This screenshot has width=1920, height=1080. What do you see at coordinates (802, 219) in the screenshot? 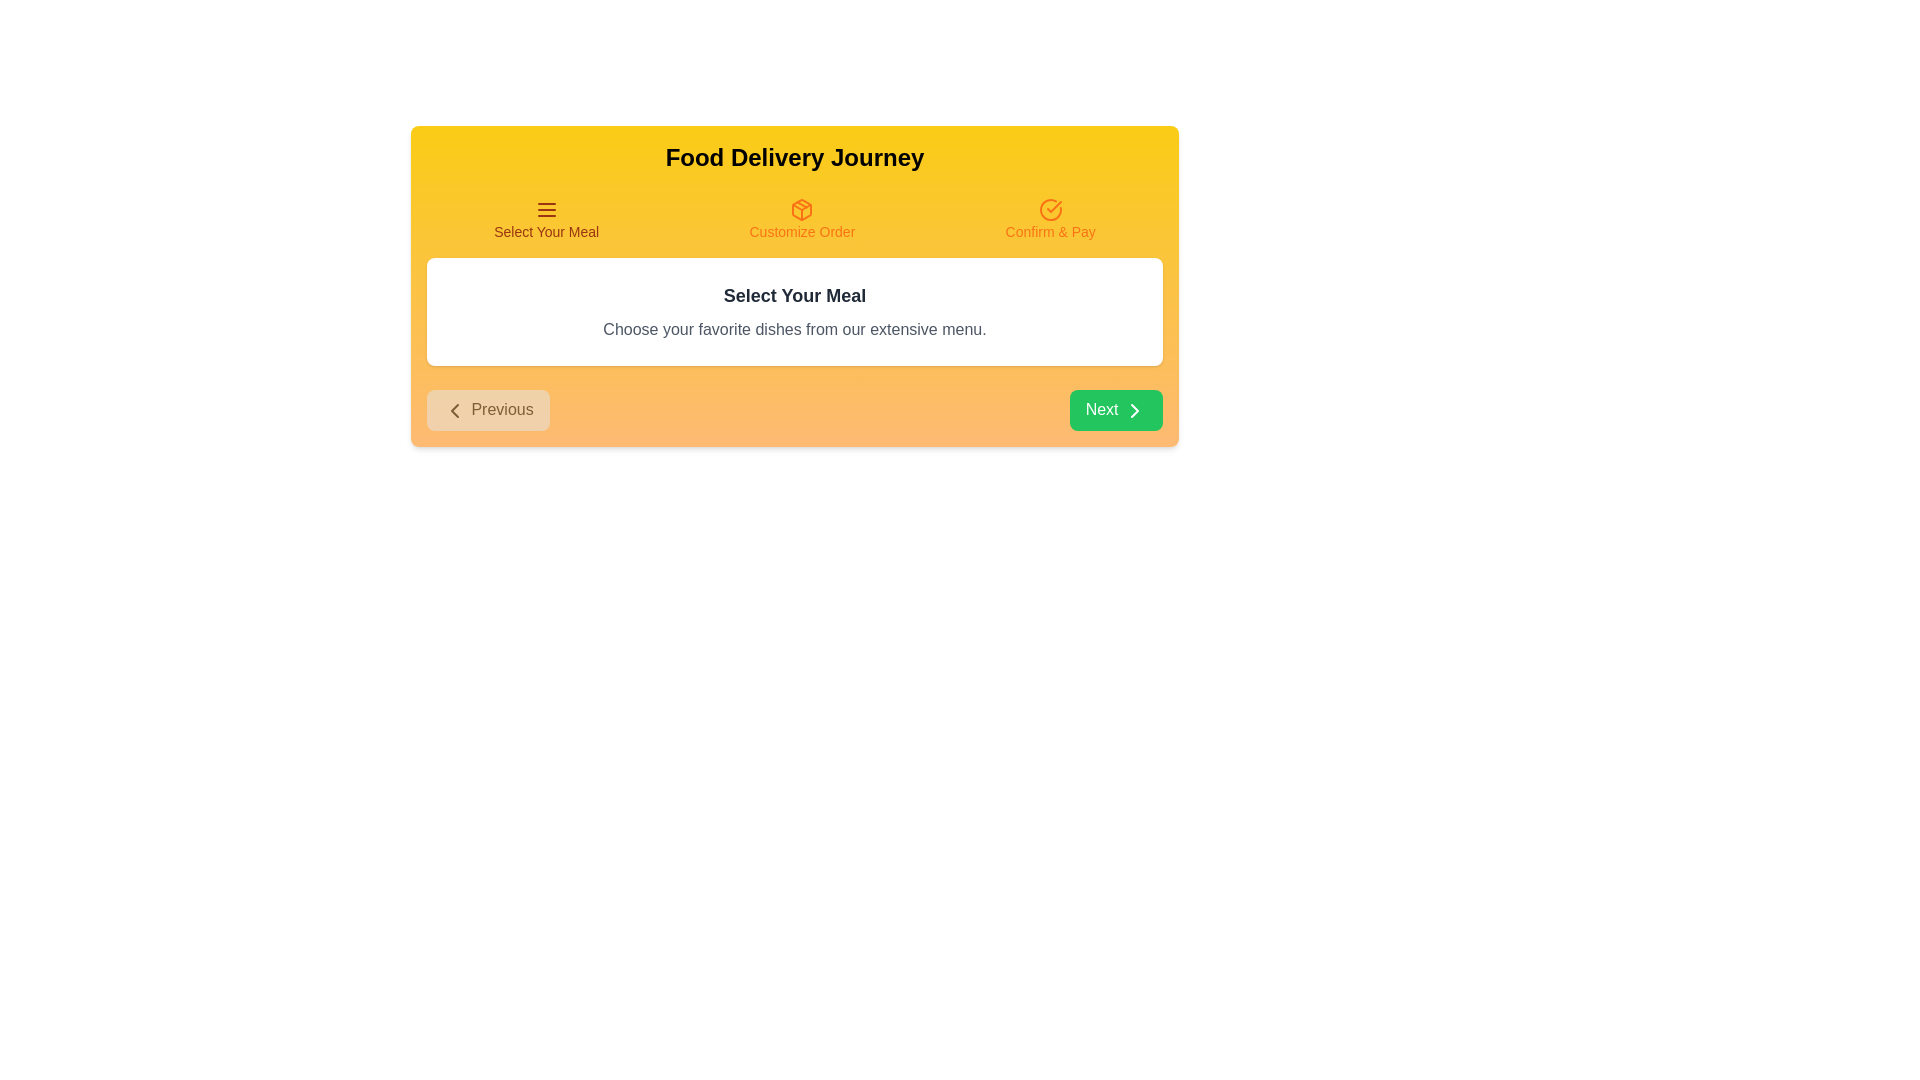
I see `the second option in the horizontal menu bar that allows users` at bounding box center [802, 219].